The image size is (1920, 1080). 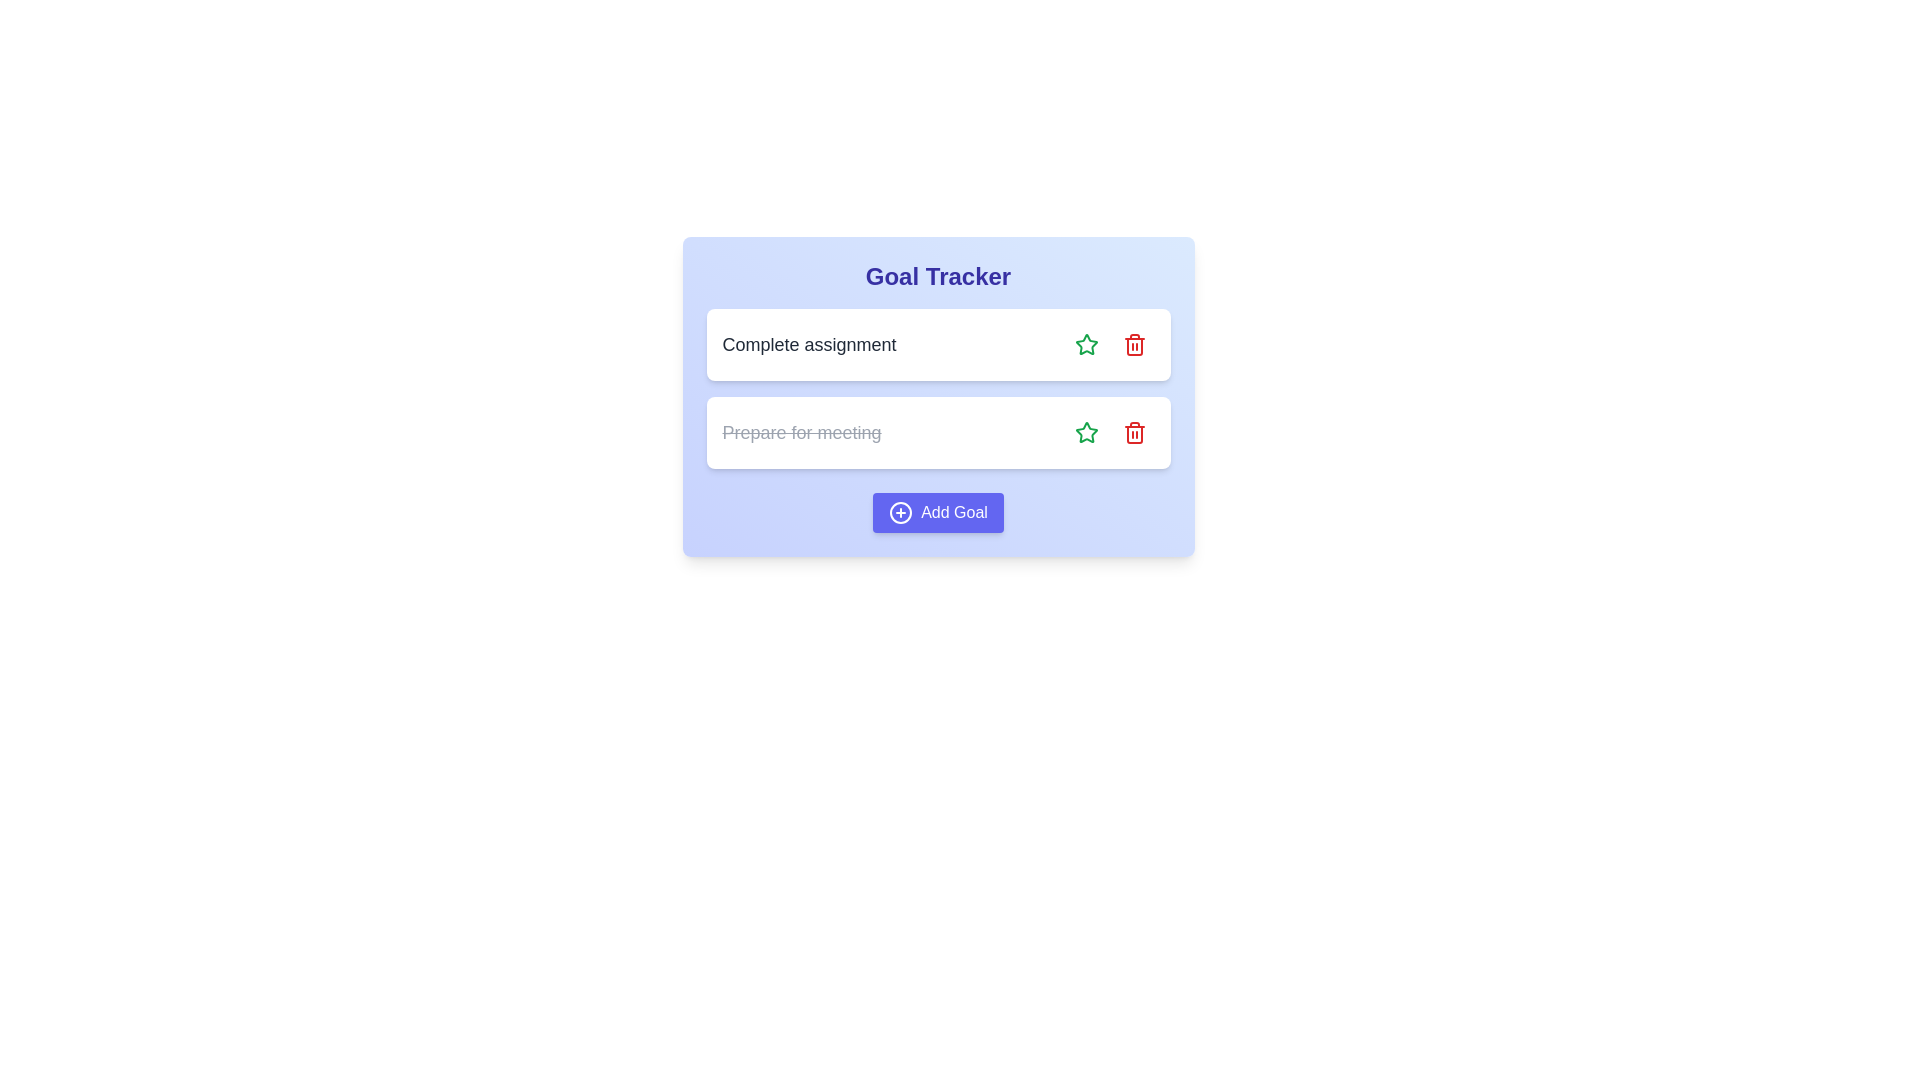 What do you see at coordinates (809, 343) in the screenshot?
I see `the text label displaying 'Complete assignment' in the Goal Tracker section` at bounding box center [809, 343].